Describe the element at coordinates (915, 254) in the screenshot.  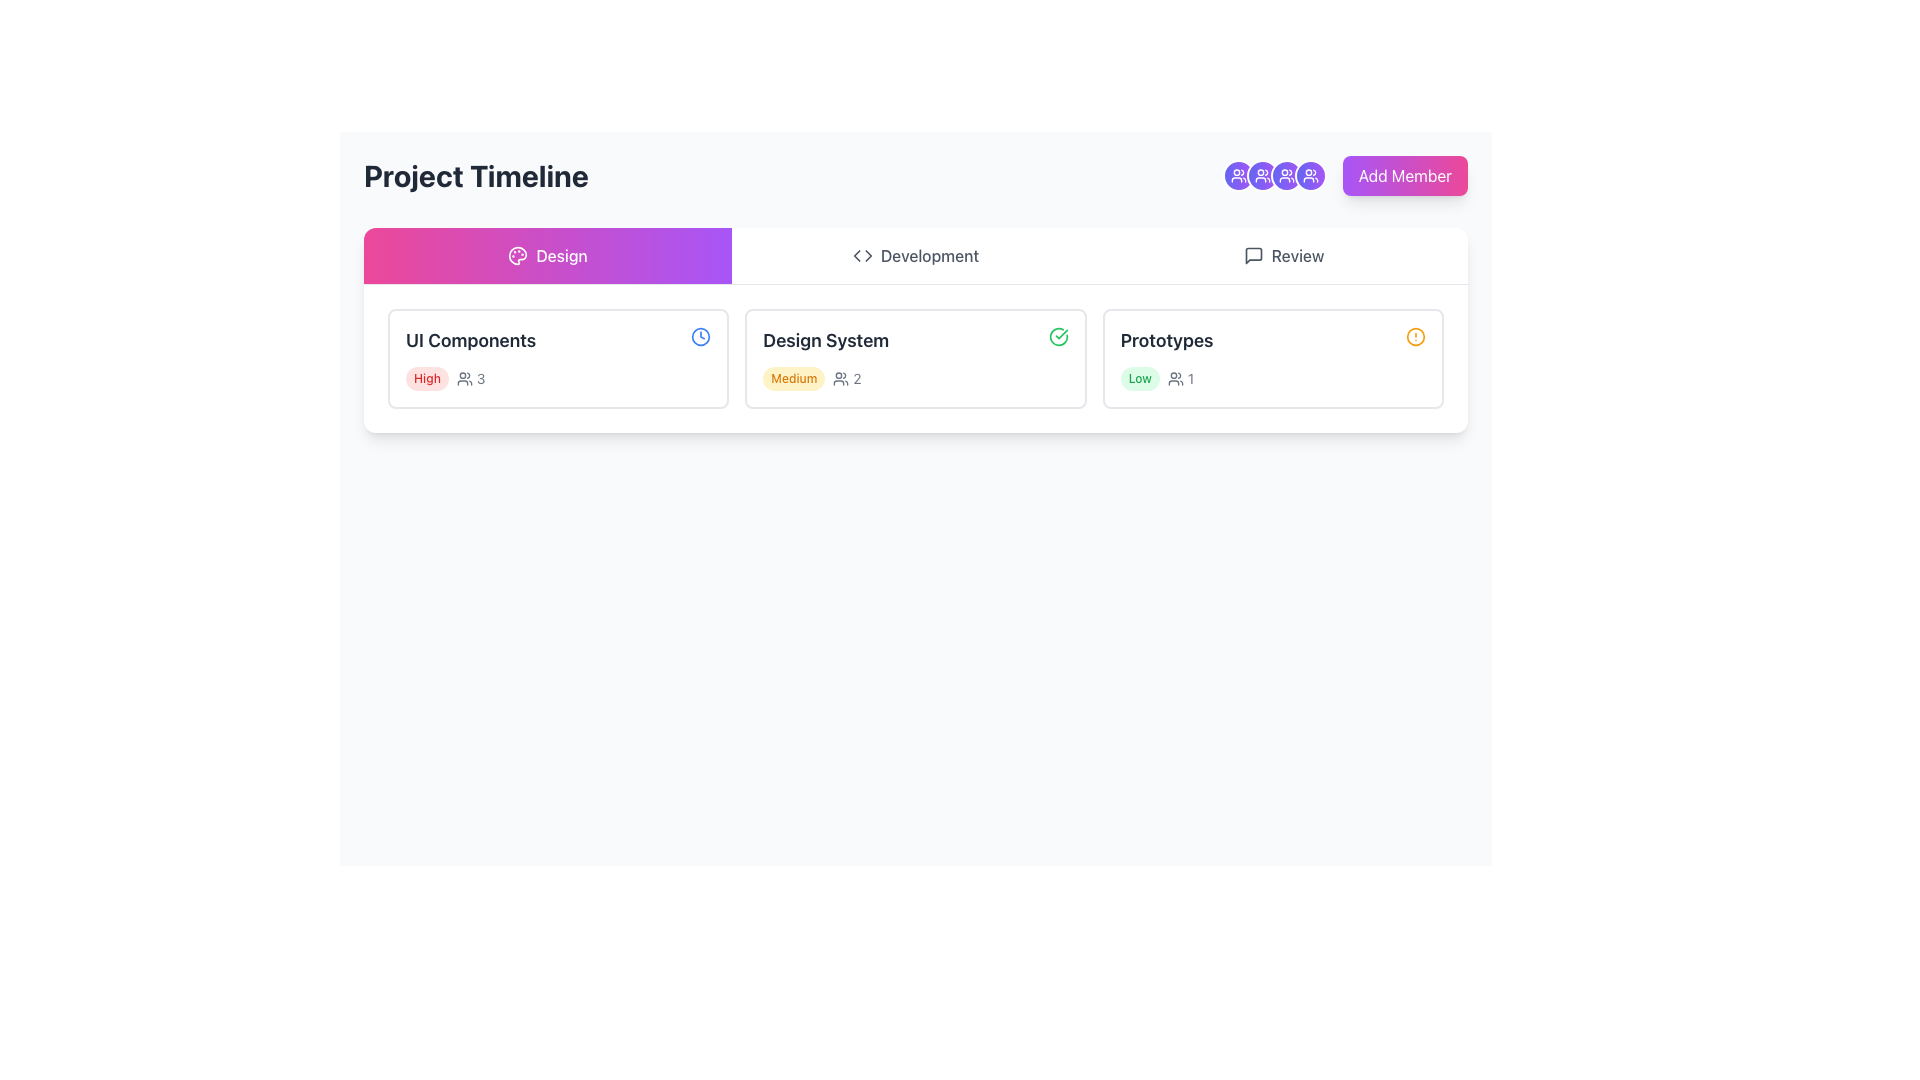
I see `the 'Development' button, which is a horizontally rectangular button with a light background and gray text, featuring a code icon to the left of the text` at that location.